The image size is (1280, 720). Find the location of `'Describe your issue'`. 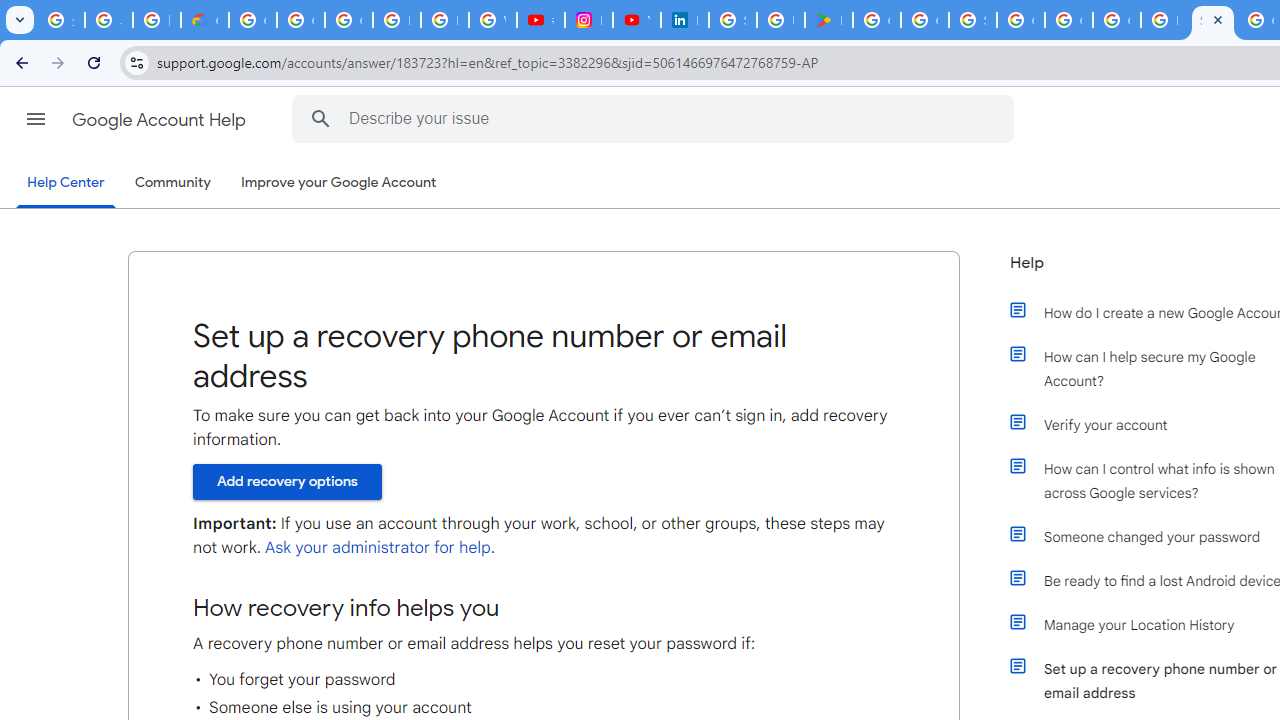

'Describe your issue' is located at coordinates (656, 118).